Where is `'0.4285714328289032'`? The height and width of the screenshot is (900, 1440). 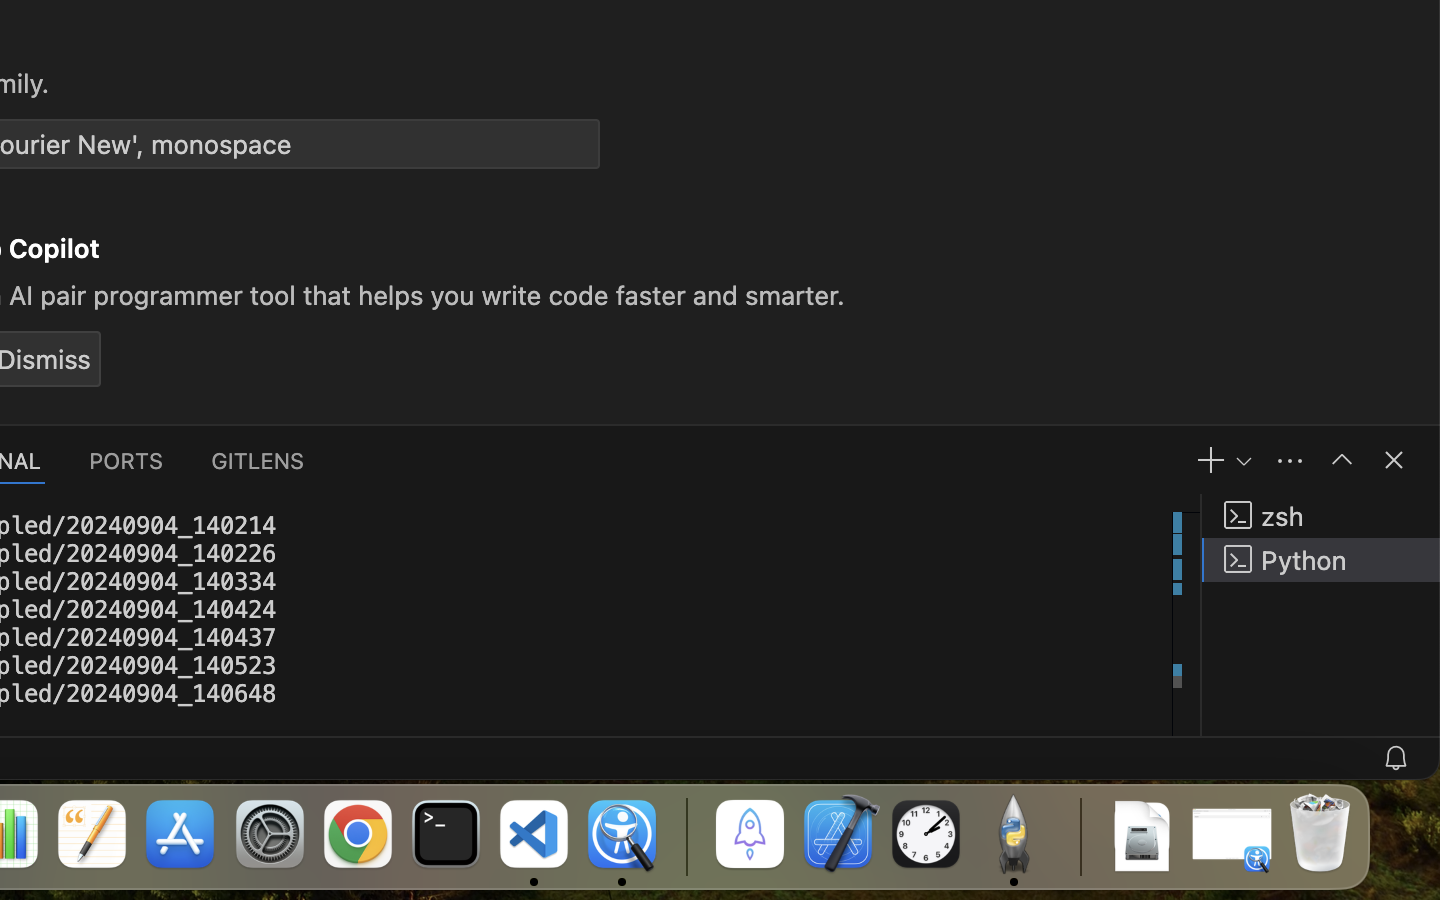
'0.4285714328289032' is located at coordinates (685, 835).